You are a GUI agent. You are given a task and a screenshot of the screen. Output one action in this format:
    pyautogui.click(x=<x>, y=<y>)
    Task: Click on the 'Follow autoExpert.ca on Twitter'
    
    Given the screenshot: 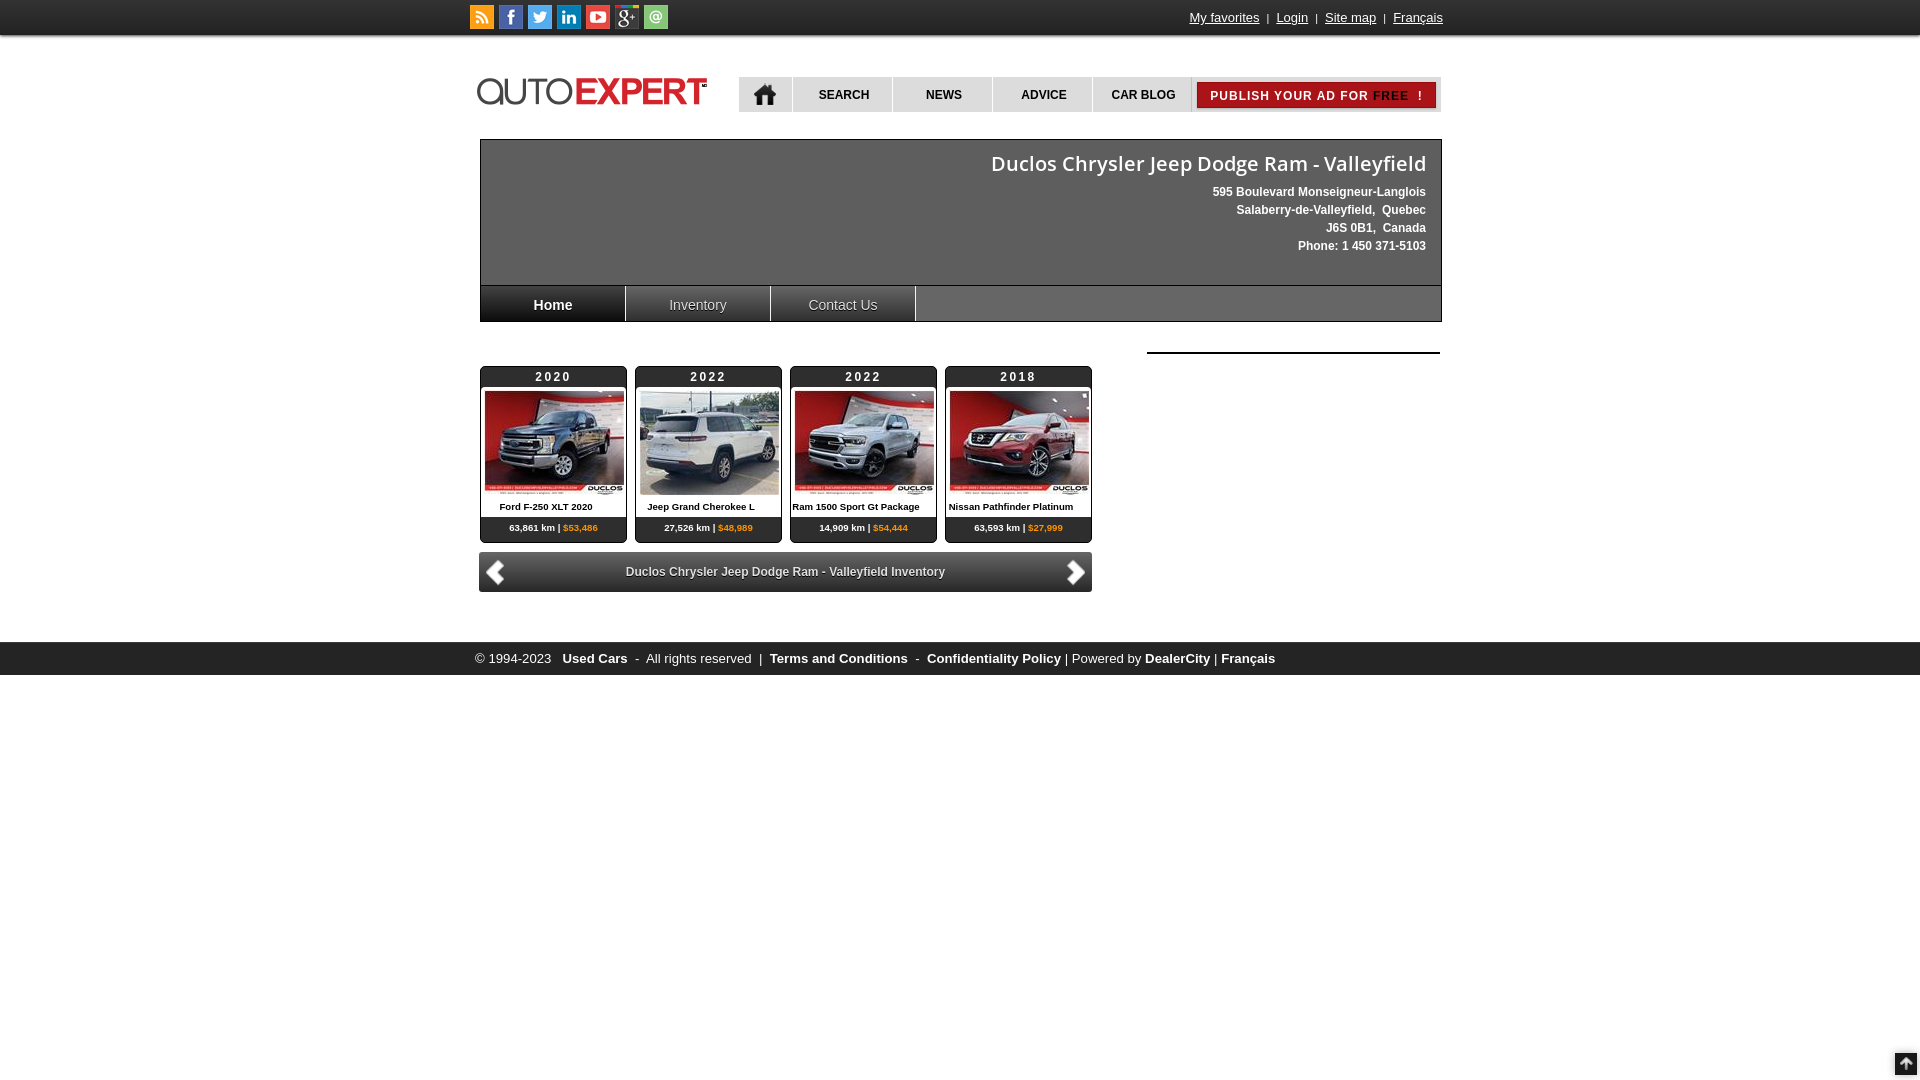 What is the action you would take?
    pyautogui.click(x=539, y=24)
    